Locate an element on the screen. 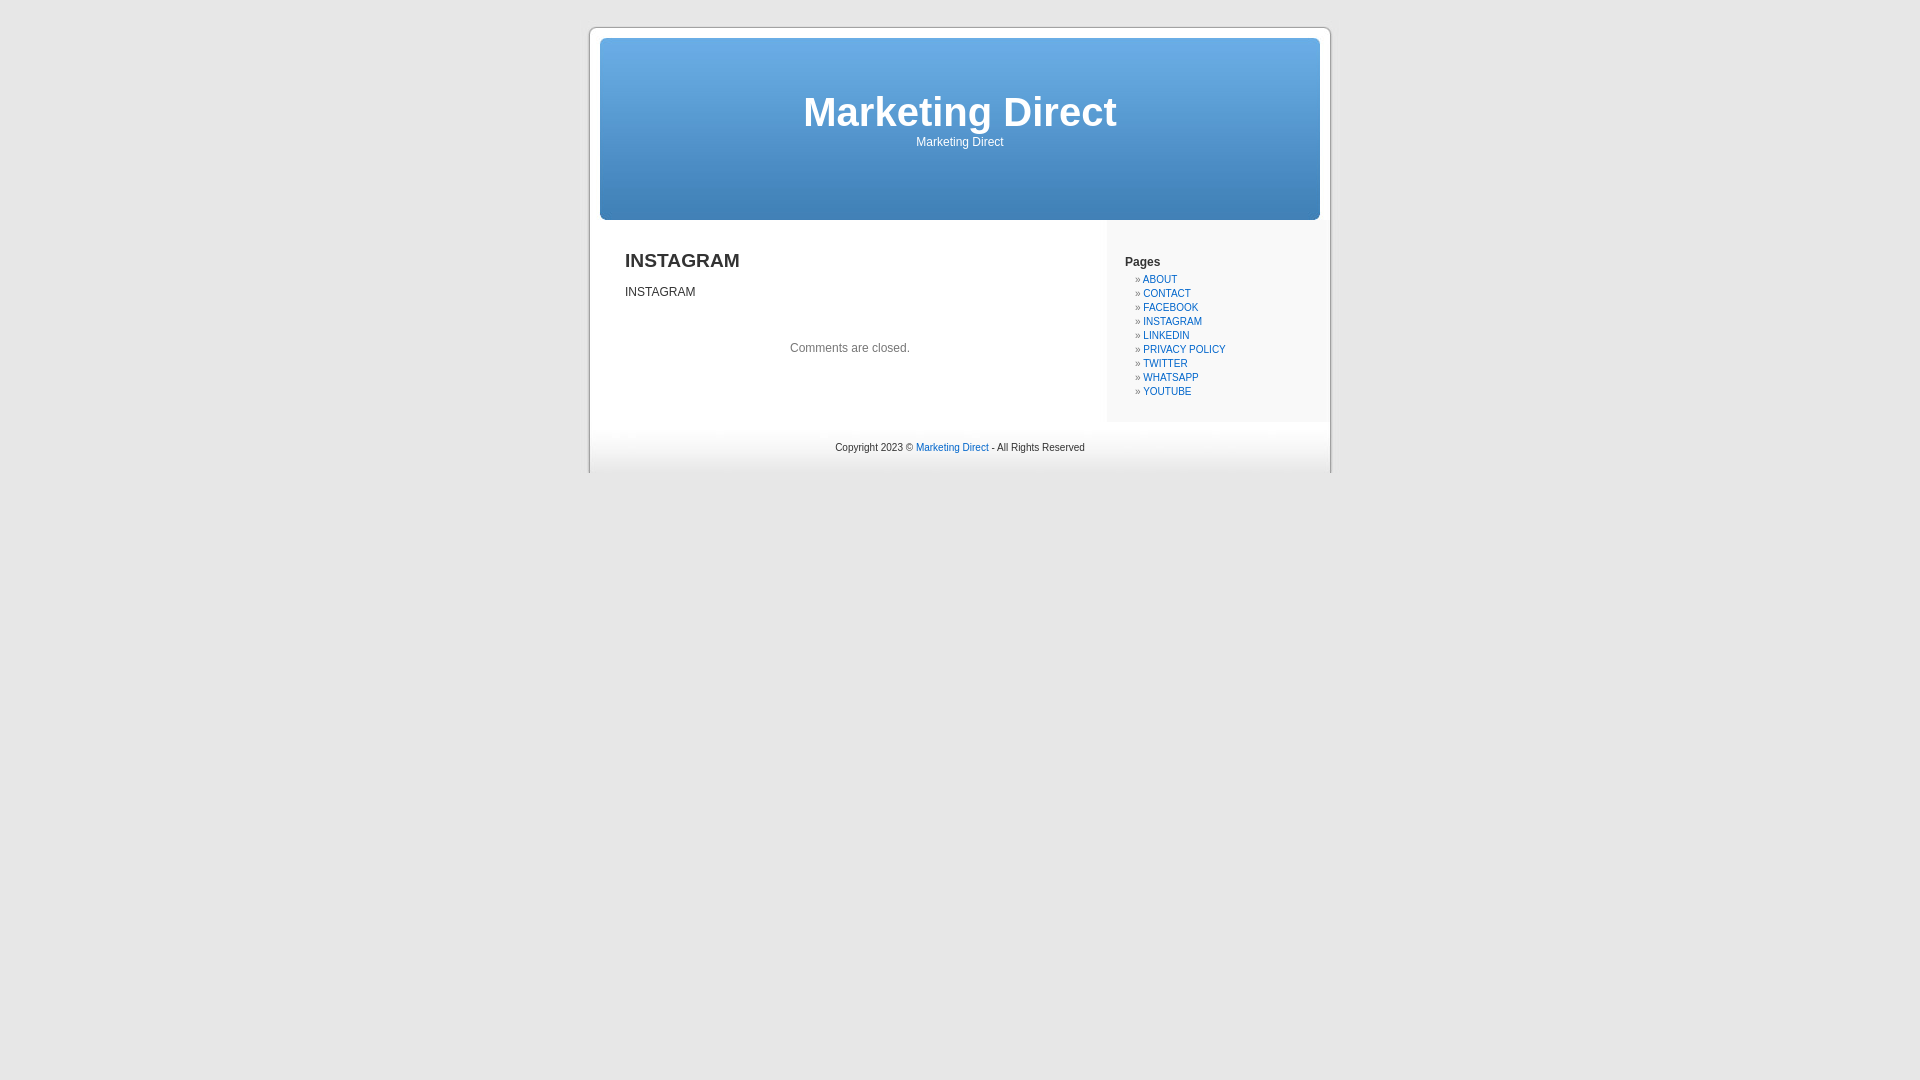  'INSTAGRAM' is located at coordinates (1142, 320).